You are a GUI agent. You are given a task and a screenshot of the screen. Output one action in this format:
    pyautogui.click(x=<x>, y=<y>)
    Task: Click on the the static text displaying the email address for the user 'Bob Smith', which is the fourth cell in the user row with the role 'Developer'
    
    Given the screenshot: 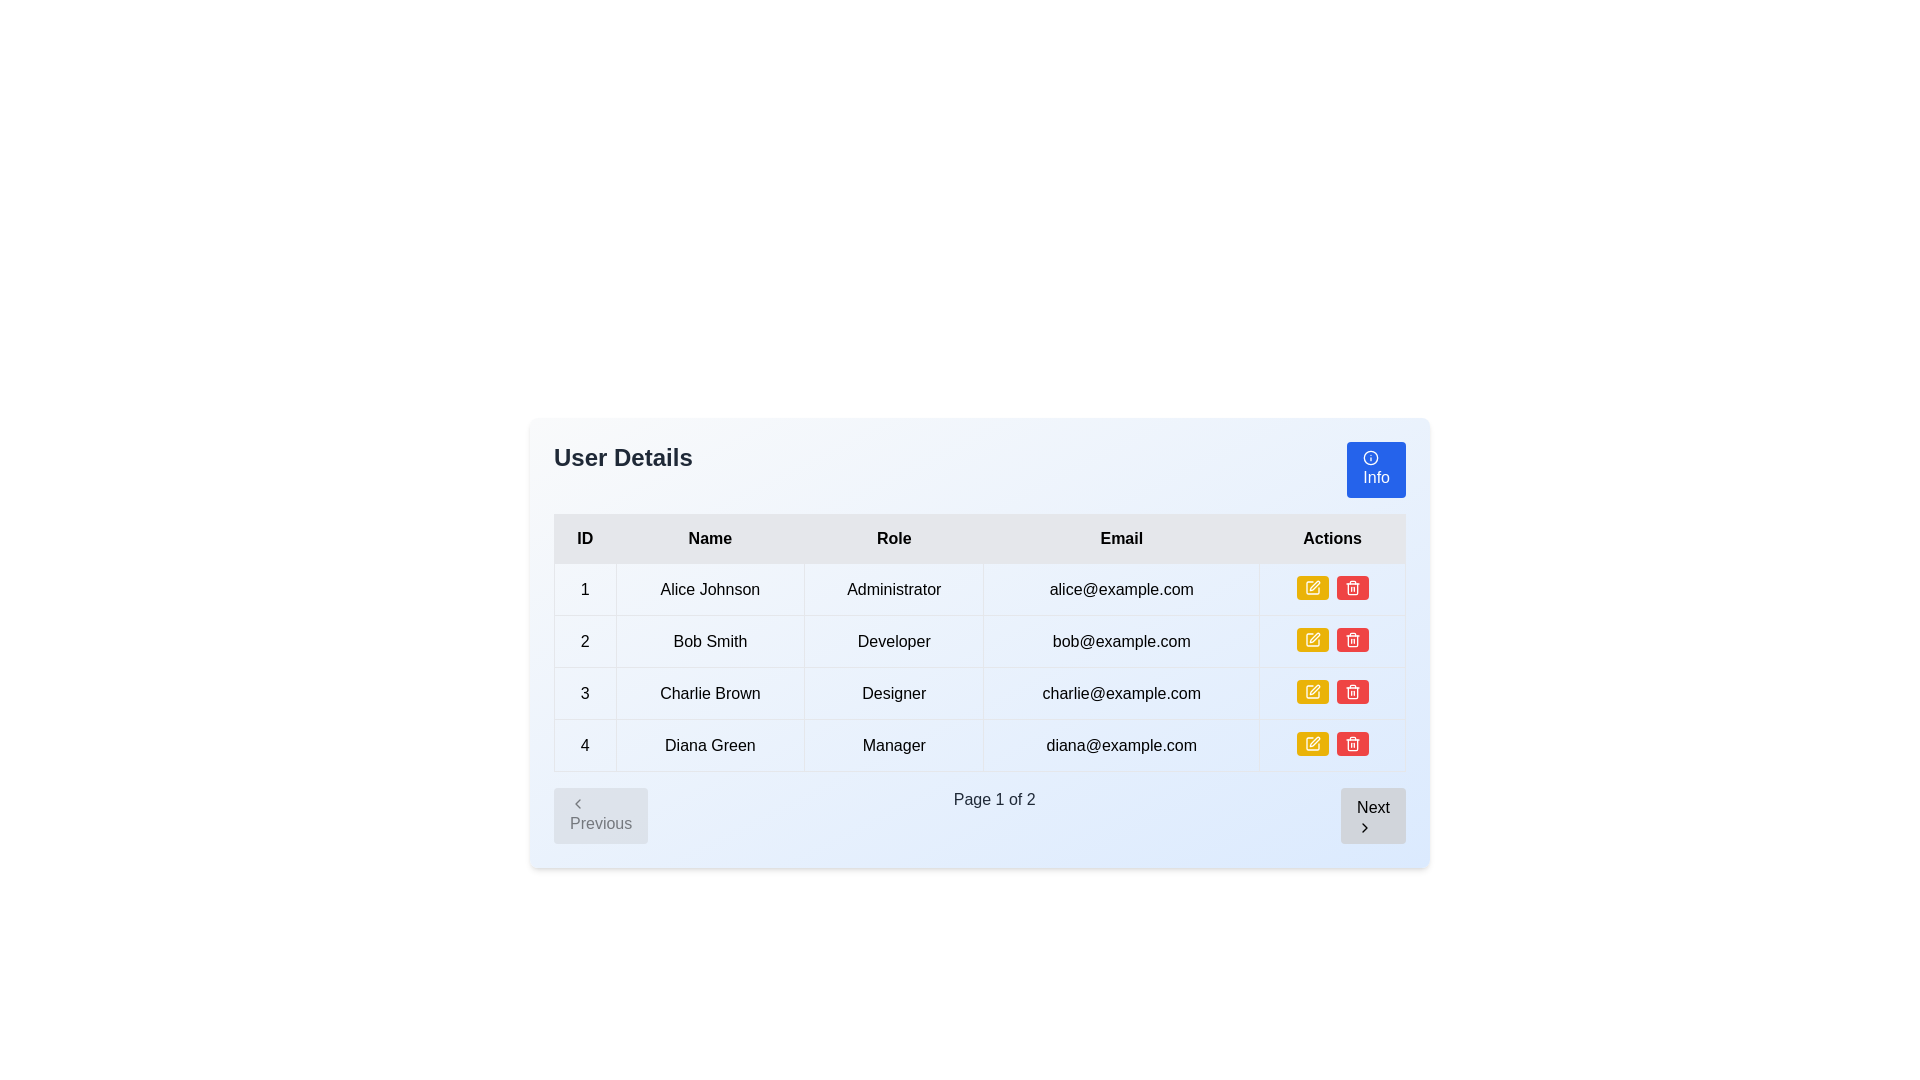 What is the action you would take?
    pyautogui.click(x=1121, y=641)
    